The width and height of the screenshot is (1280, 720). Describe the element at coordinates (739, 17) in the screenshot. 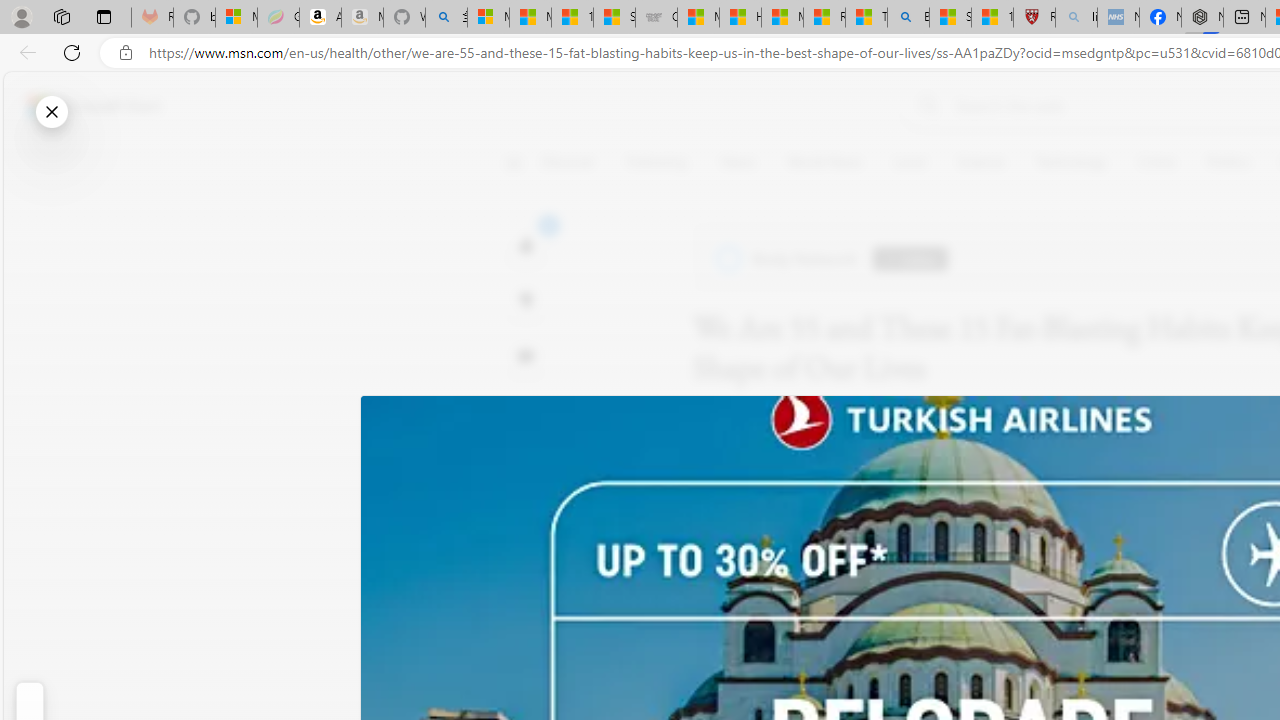

I see `'How I Got Rid of Microsoft Edge'` at that location.